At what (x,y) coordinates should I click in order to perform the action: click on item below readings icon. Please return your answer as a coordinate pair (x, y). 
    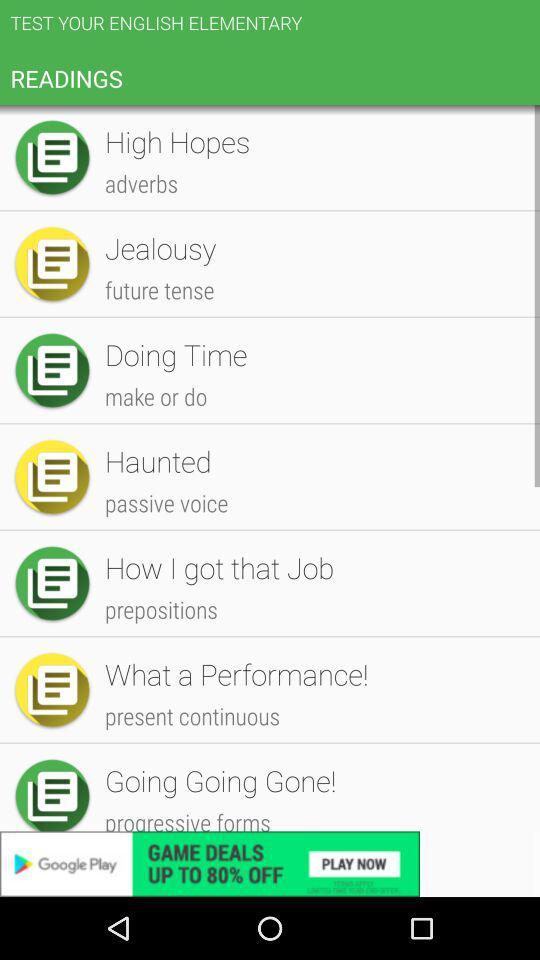
    Looking at the image, I should click on (312, 304).